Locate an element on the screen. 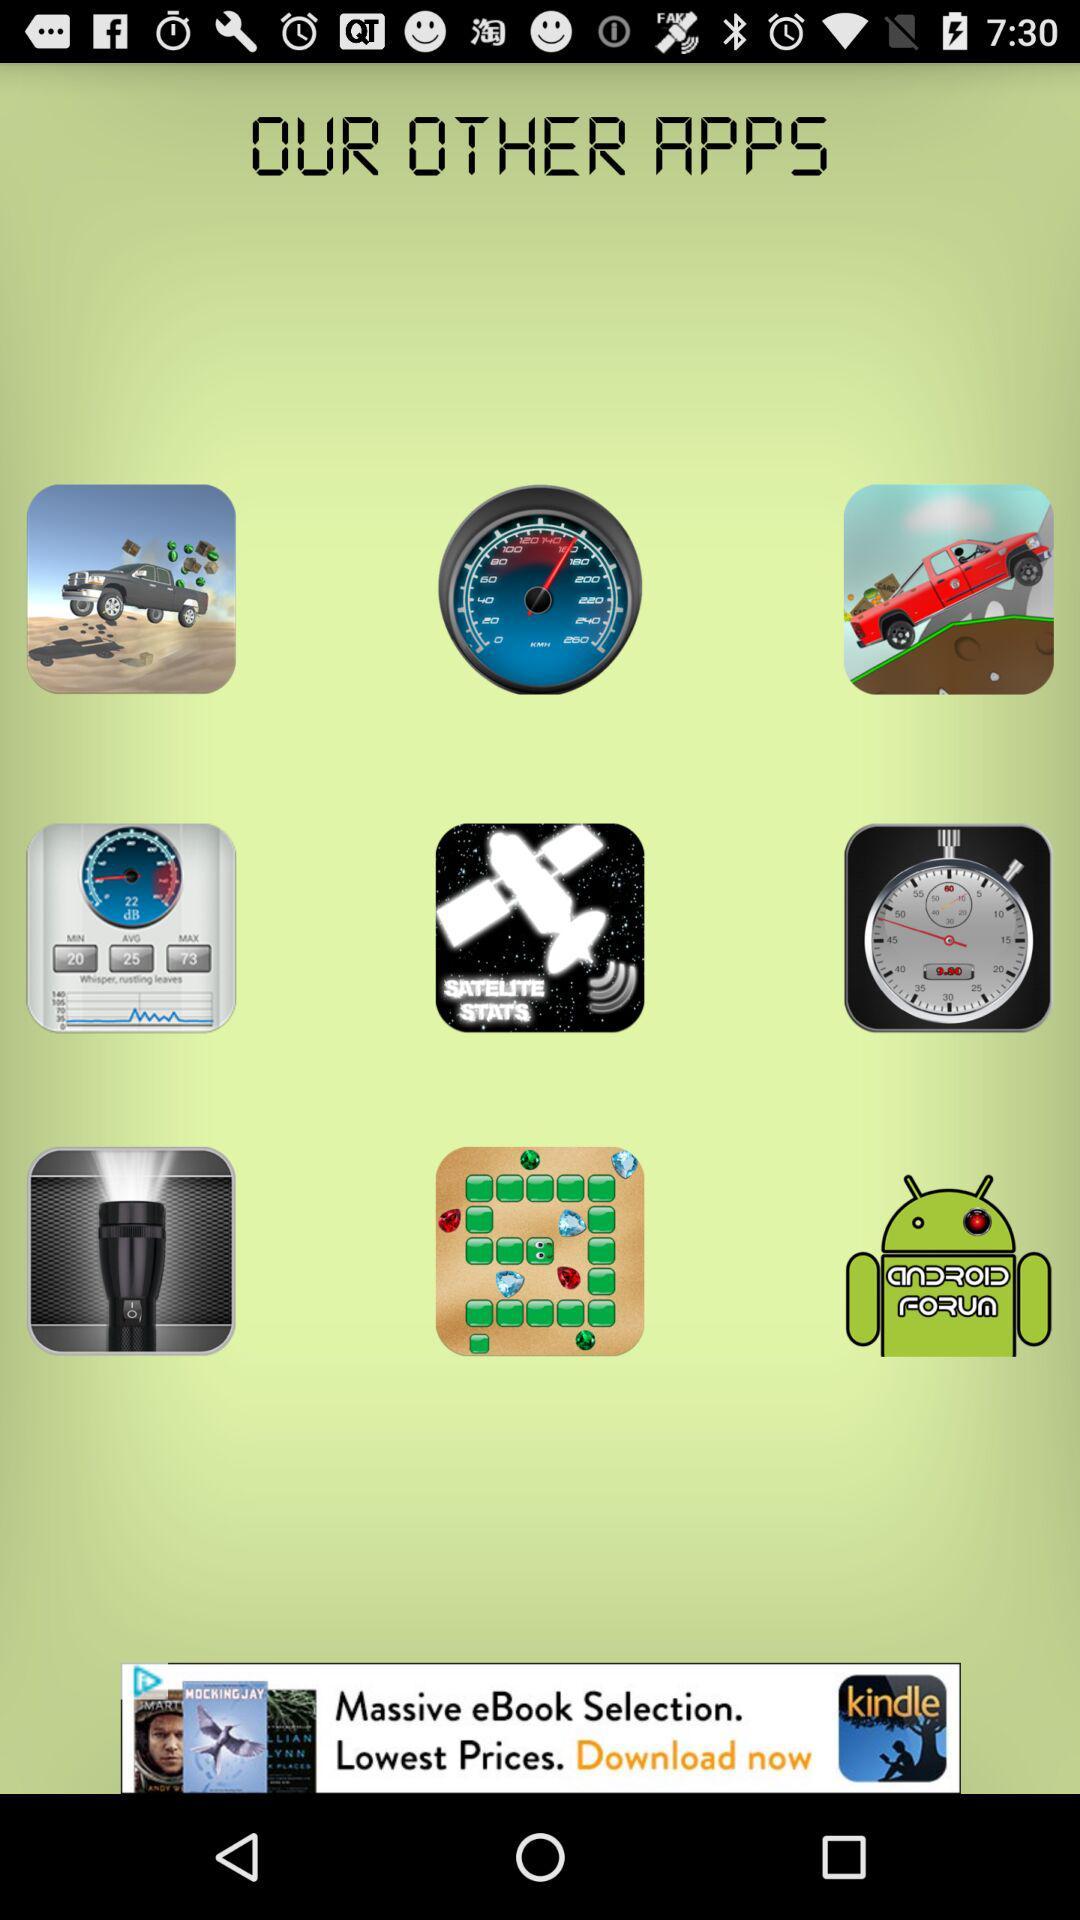 The image size is (1080, 1920). to select the icon go to particular option is located at coordinates (540, 588).